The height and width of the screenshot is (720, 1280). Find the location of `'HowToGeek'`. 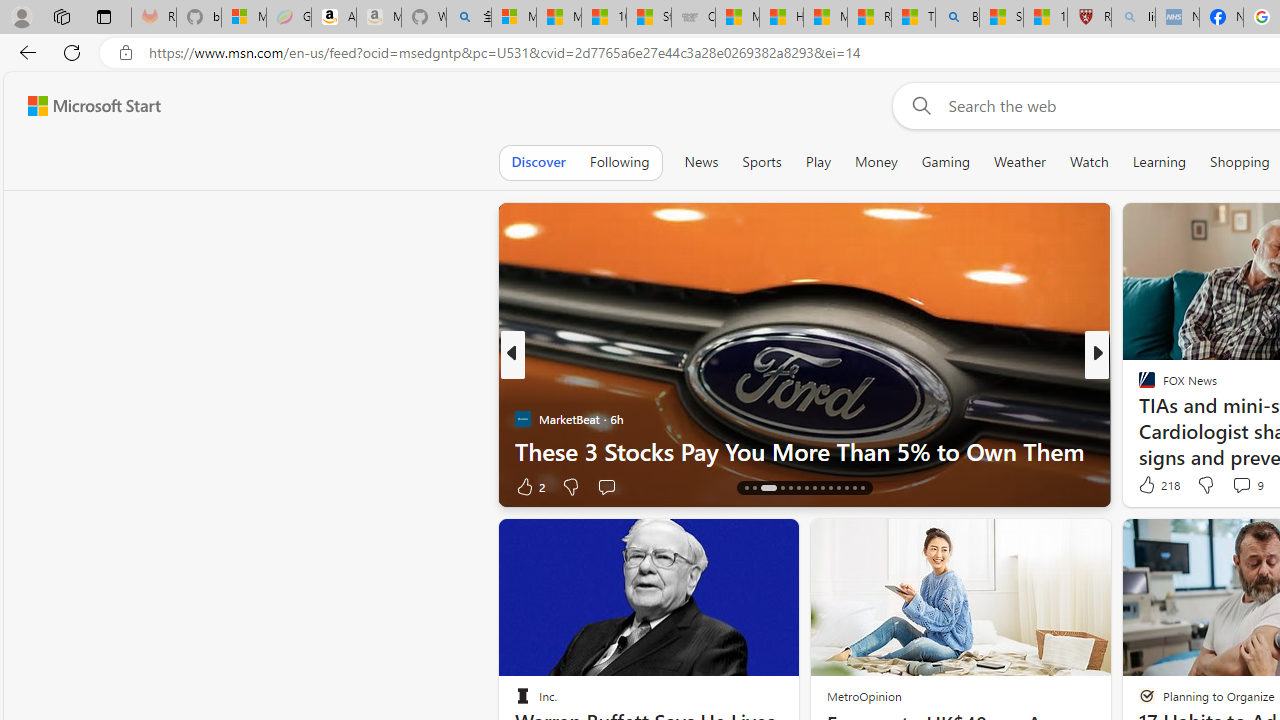

'HowToGeek' is located at coordinates (1138, 418).